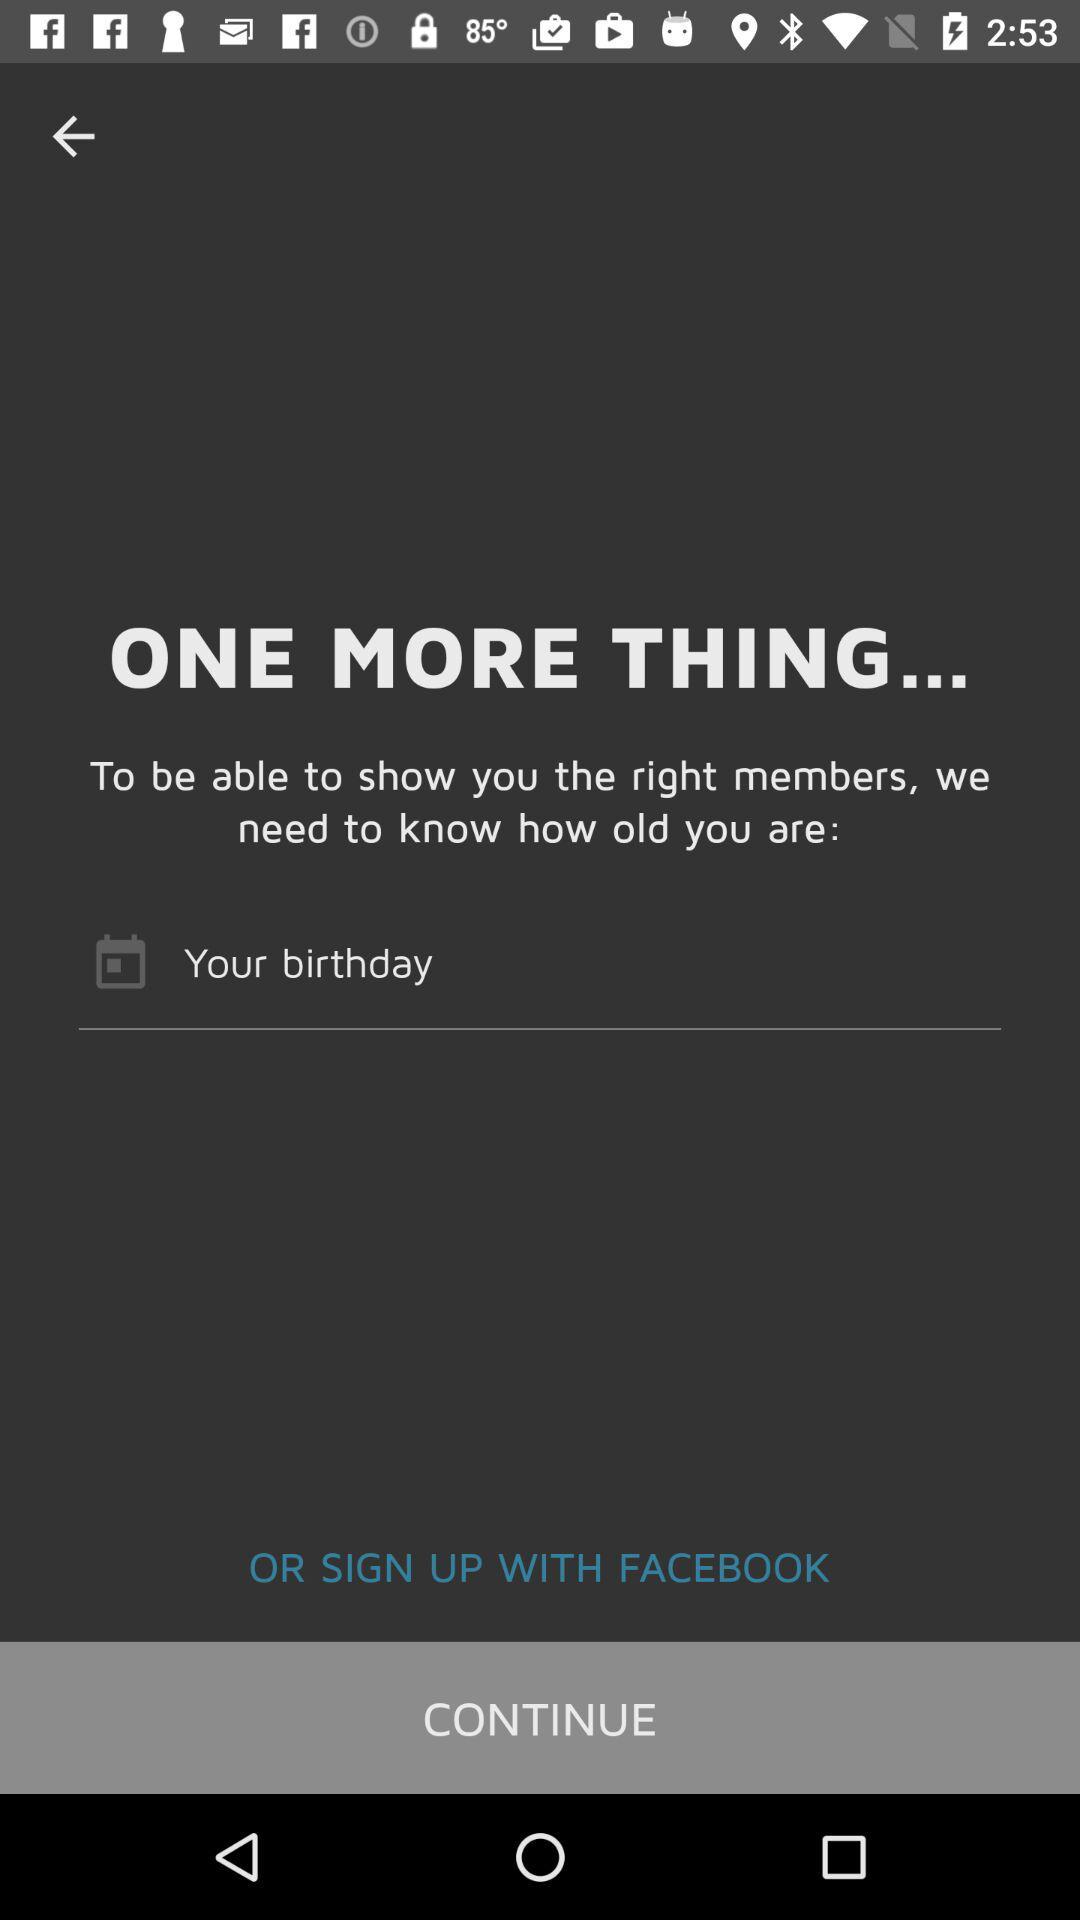 Image resolution: width=1080 pixels, height=1920 pixels. What do you see at coordinates (540, 1564) in the screenshot?
I see `the or sign up item` at bounding box center [540, 1564].